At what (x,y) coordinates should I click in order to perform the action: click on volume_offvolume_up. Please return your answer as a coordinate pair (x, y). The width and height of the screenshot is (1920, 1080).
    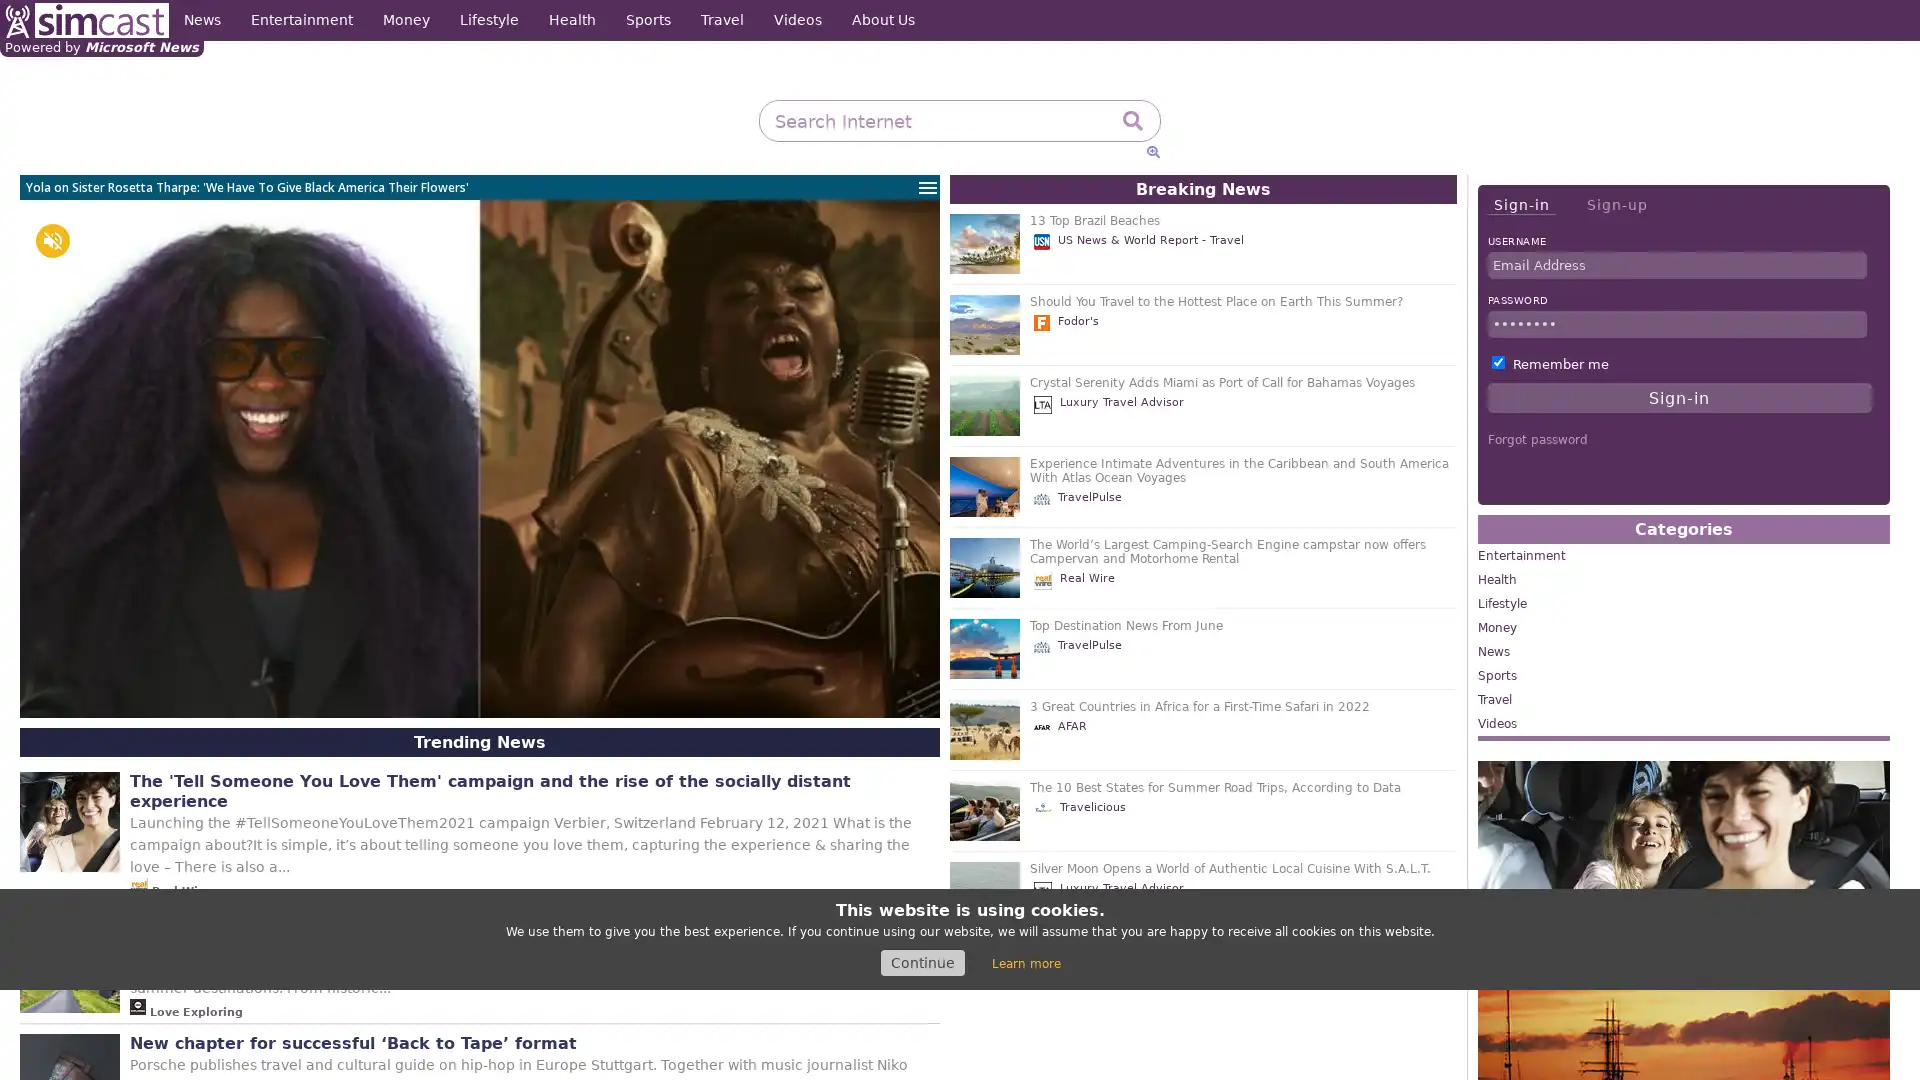
    Looking at the image, I should click on (52, 239).